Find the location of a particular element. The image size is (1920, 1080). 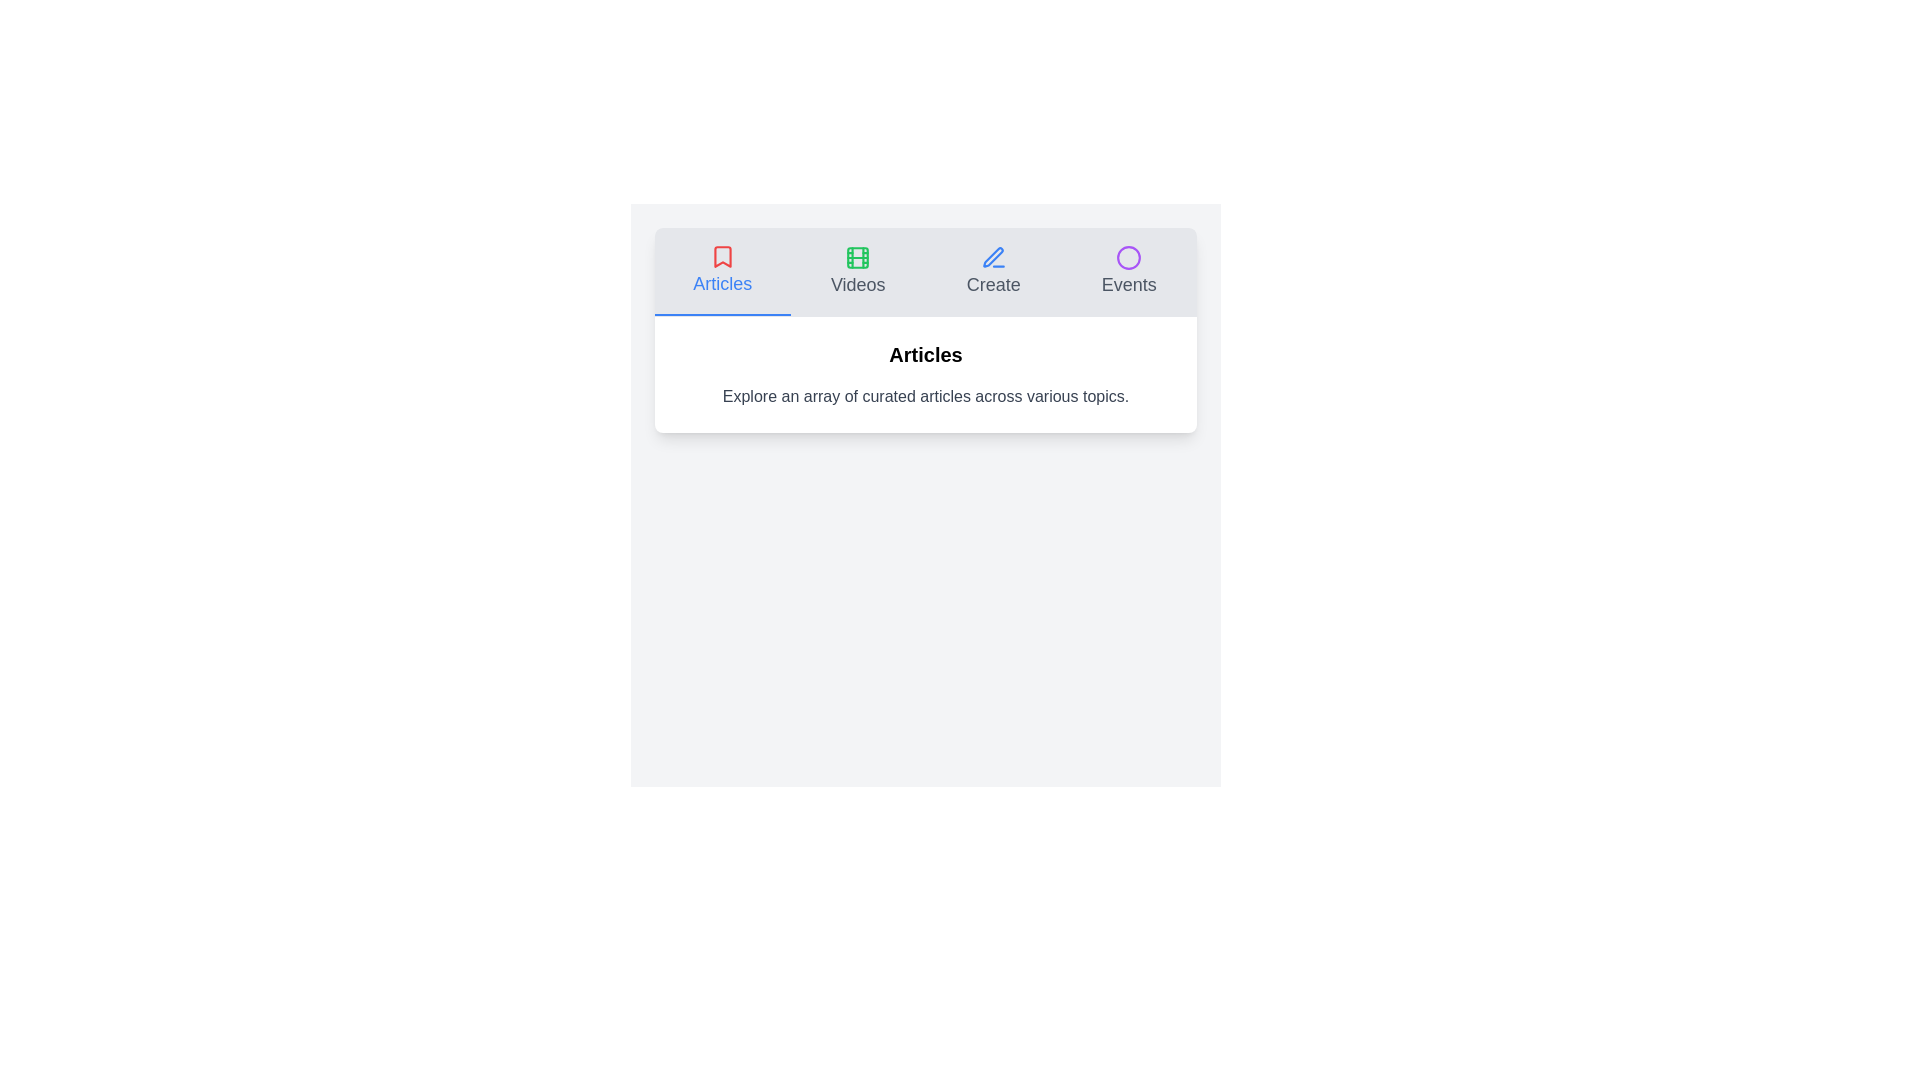

the Articles tab to view its content is located at coordinates (721, 272).